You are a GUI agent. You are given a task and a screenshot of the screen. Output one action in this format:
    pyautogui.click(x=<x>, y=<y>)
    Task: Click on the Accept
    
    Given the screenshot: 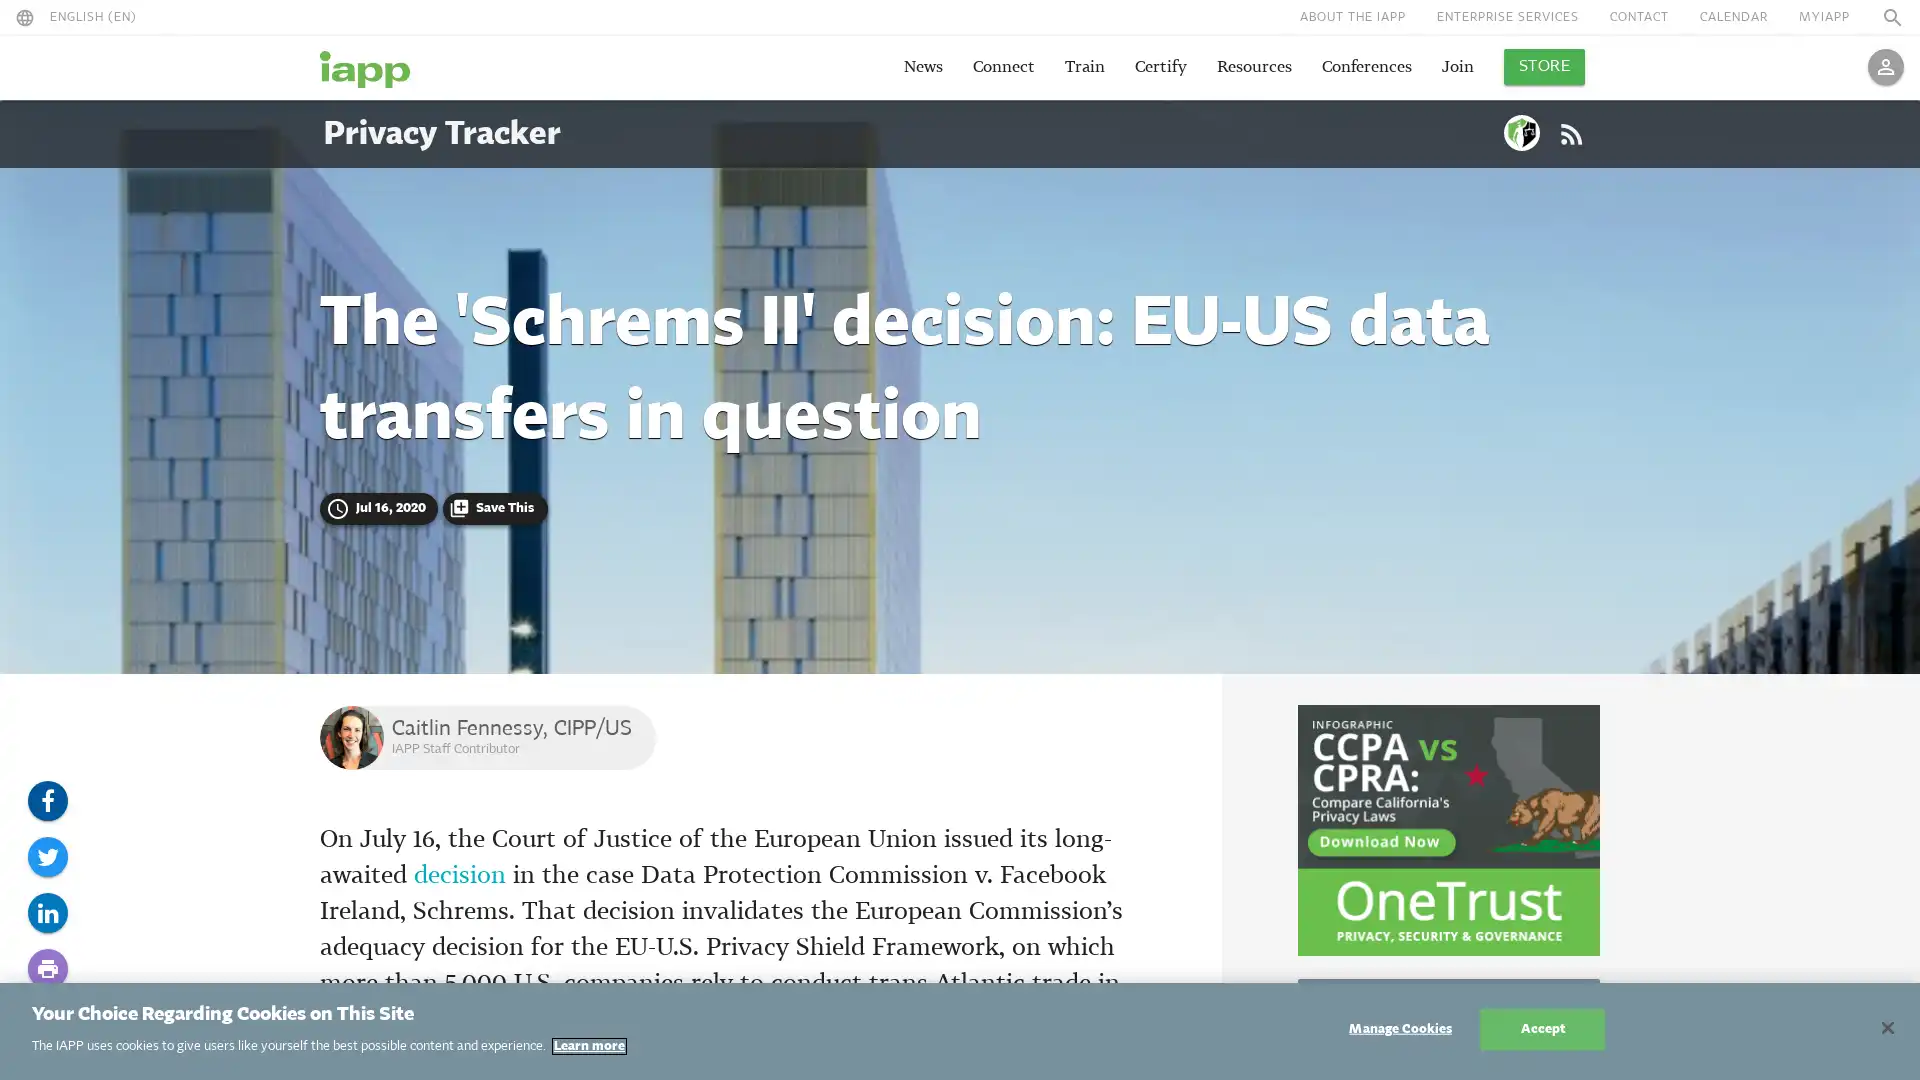 What is the action you would take?
    pyautogui.click(x=1541, y=1029)
    